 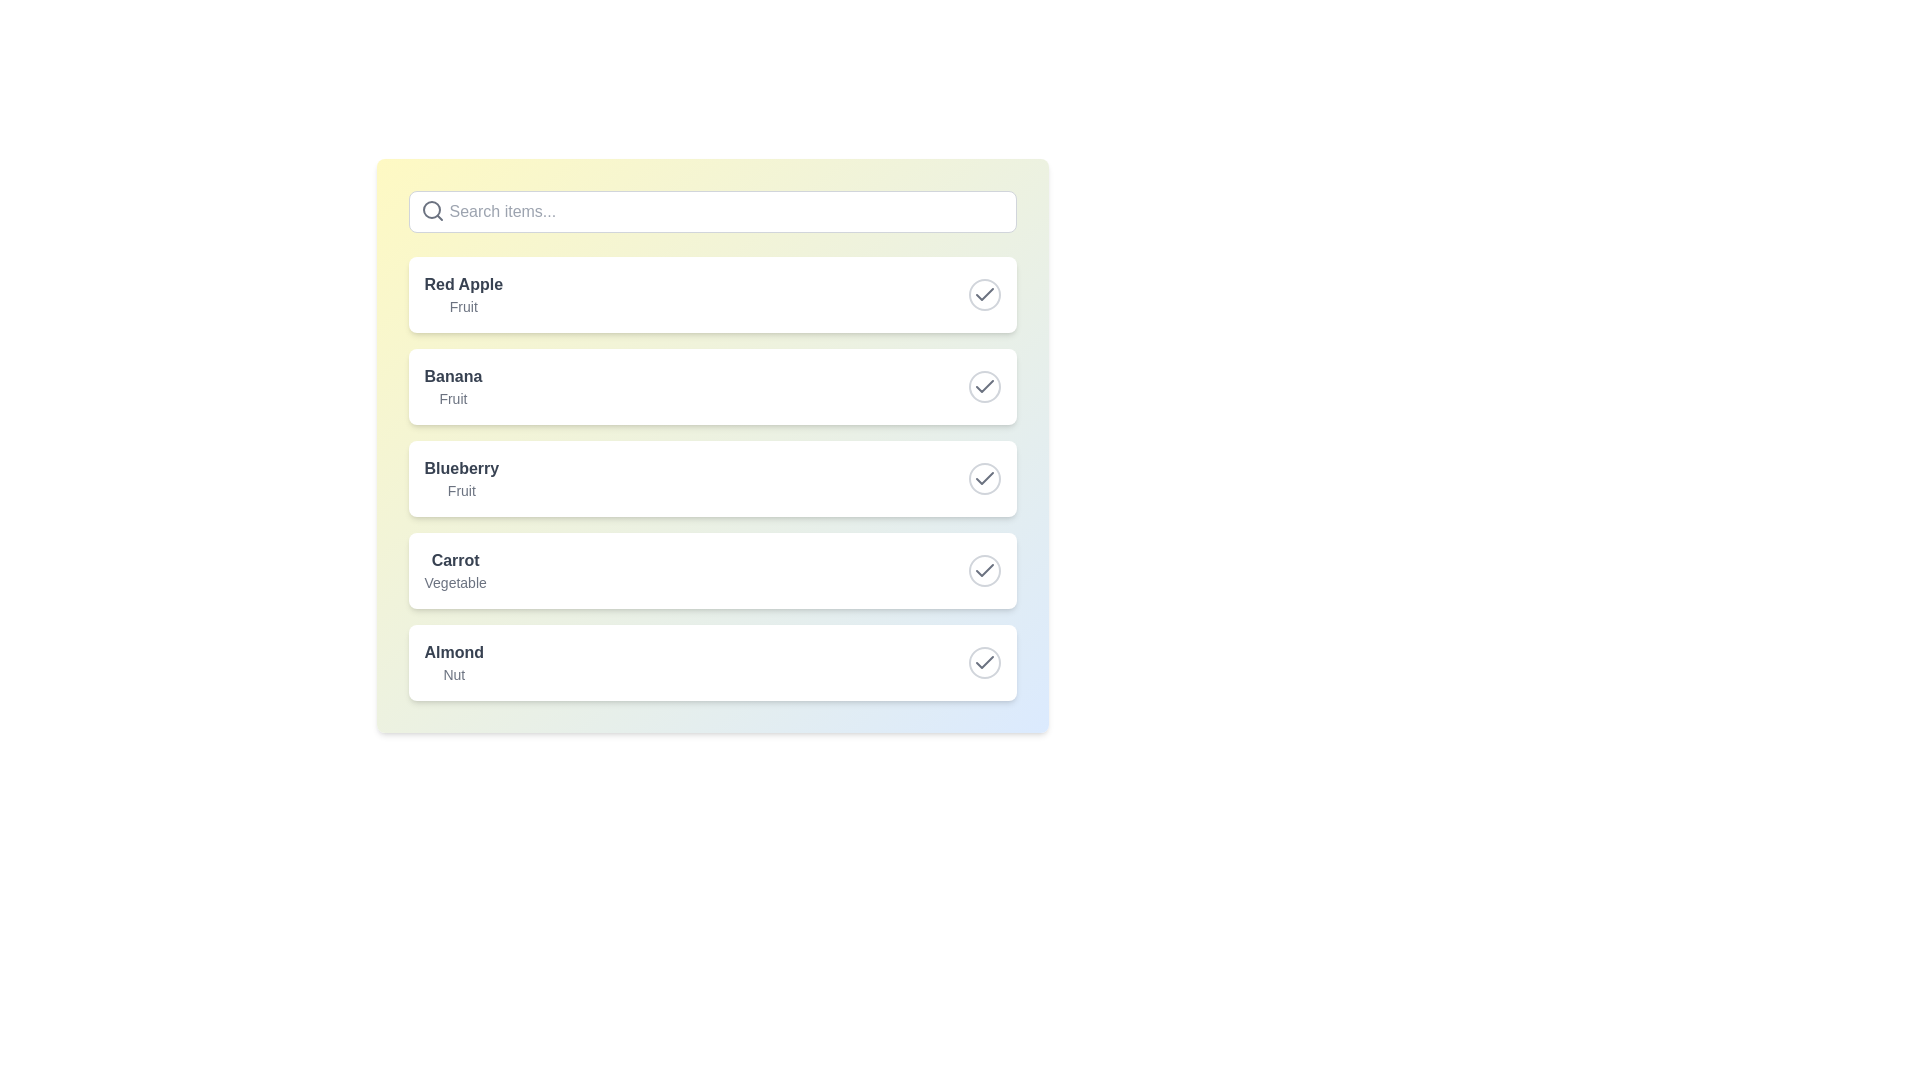 I want to click on the Text label with hierarchical styling that displays 'Carrot' and 'Vegetable', located in the fourth card of a vertical list, positioned between the 'Blueberry' and 'Almond' cards, so click(x=454, y=570).